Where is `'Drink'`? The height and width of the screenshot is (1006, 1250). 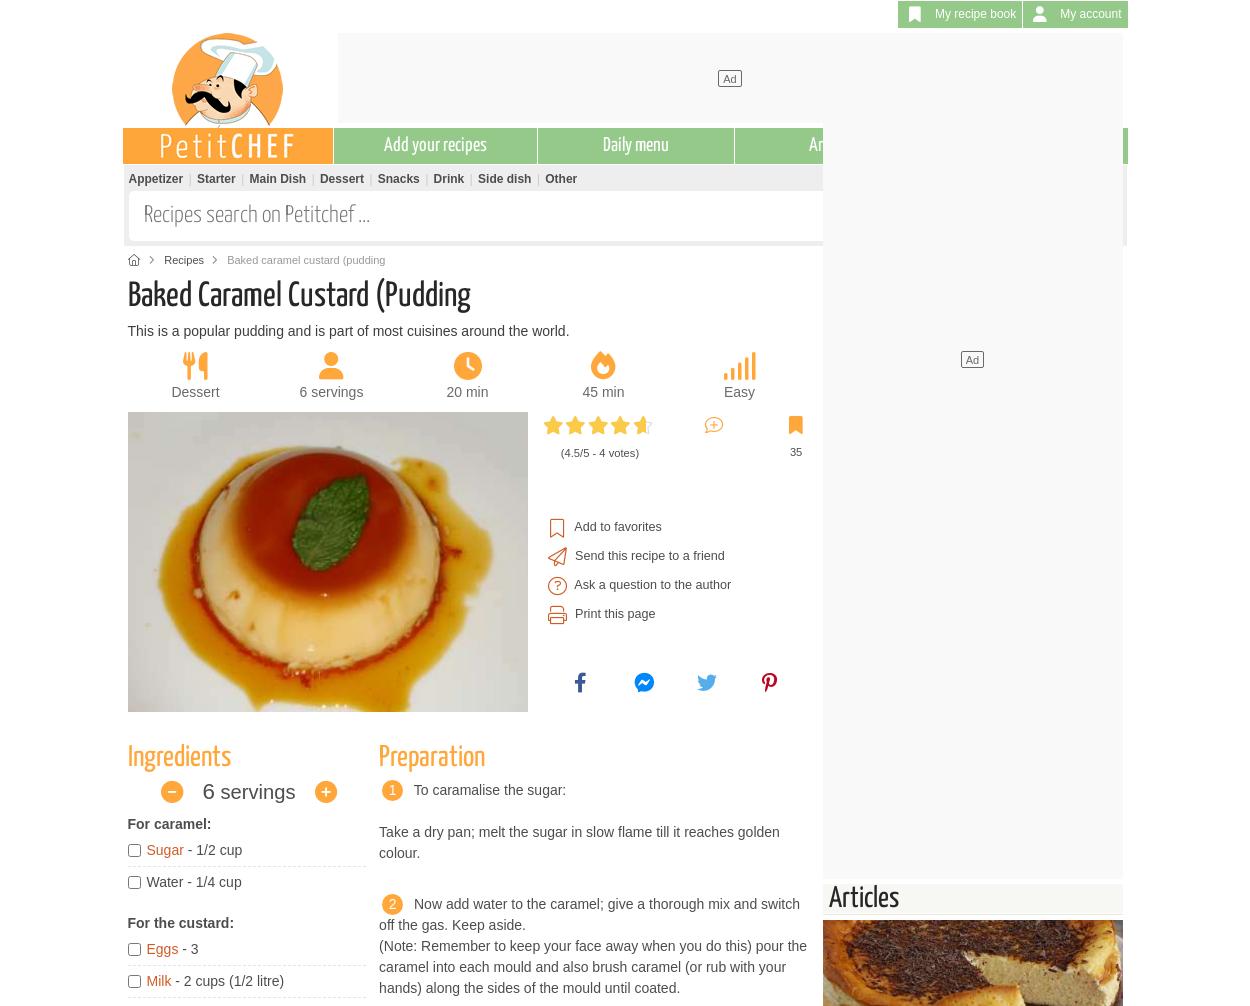
'Drink' is located at coordinates (447, 178).